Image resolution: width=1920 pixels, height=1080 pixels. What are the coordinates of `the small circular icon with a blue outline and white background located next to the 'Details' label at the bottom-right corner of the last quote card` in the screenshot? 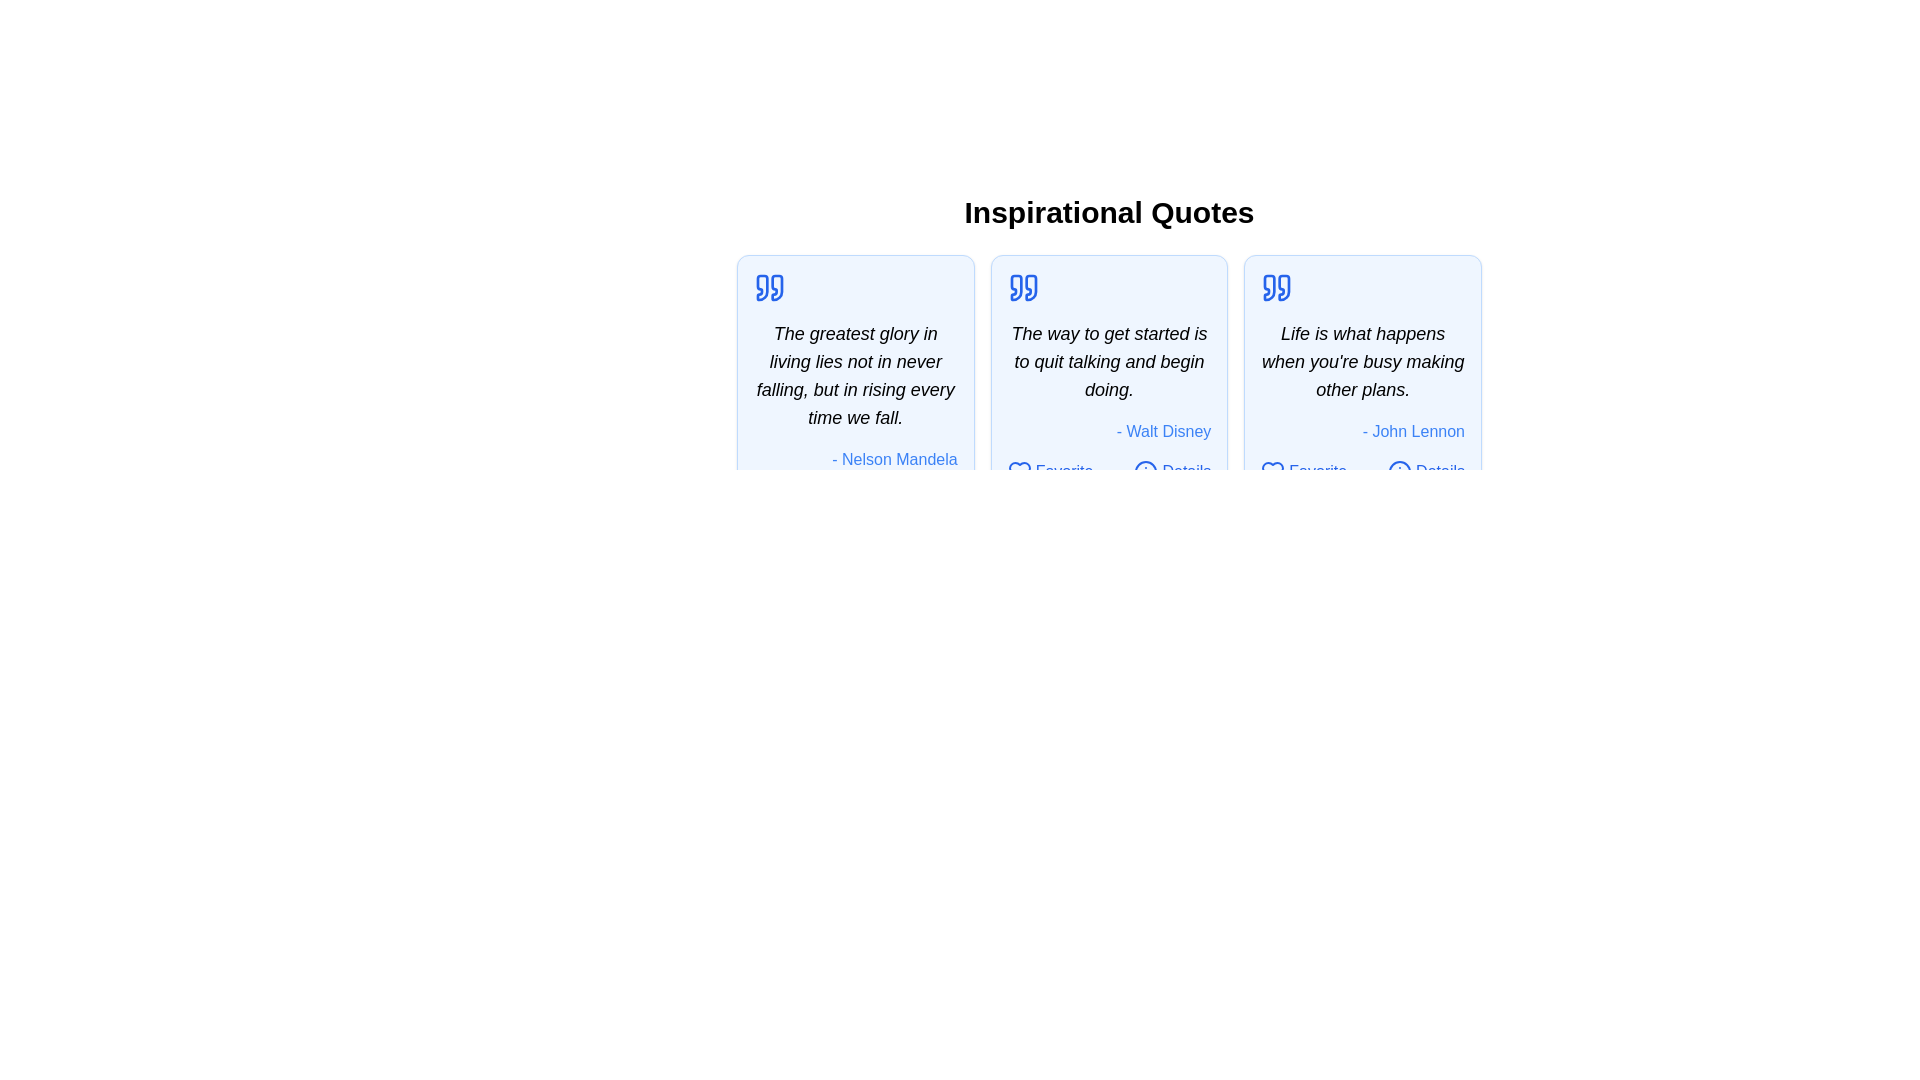 It's located at (1399, 471).